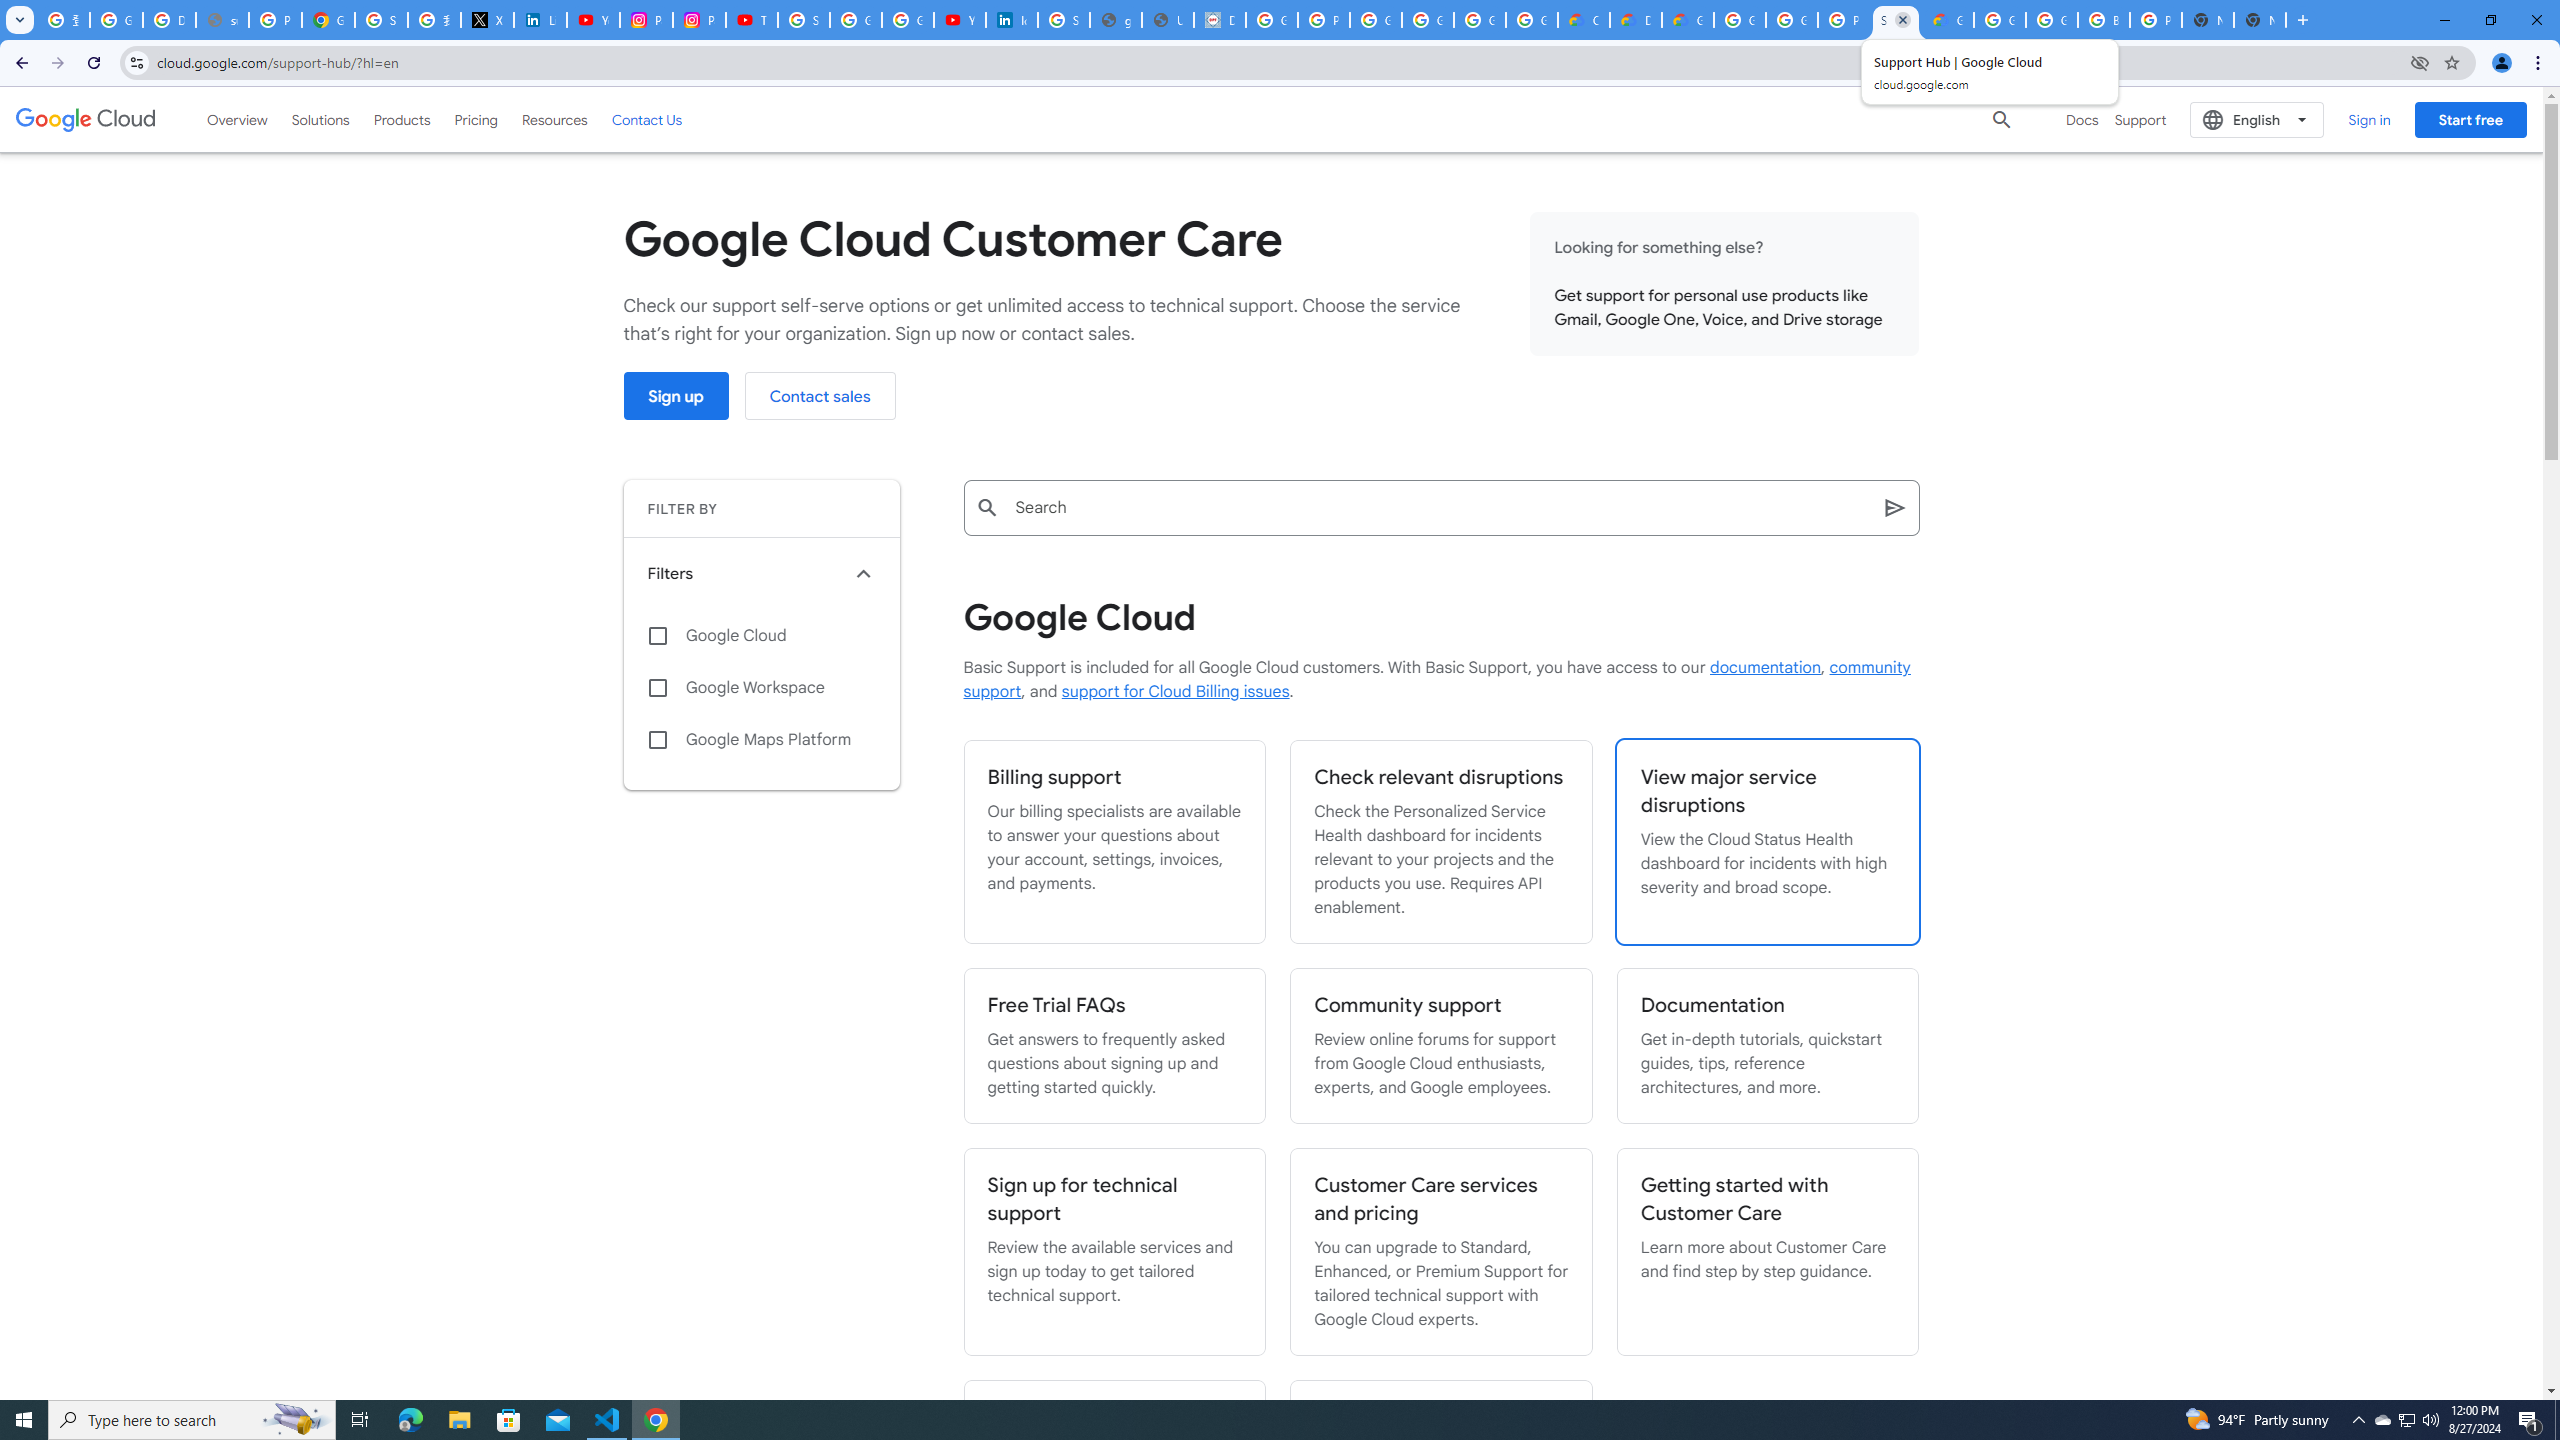 The width and height of the screenshot is (2560, 1440). Describe the element at coordinates (221, 19) in the screenshot. I see `'support.google.com - Network error'` at that location.